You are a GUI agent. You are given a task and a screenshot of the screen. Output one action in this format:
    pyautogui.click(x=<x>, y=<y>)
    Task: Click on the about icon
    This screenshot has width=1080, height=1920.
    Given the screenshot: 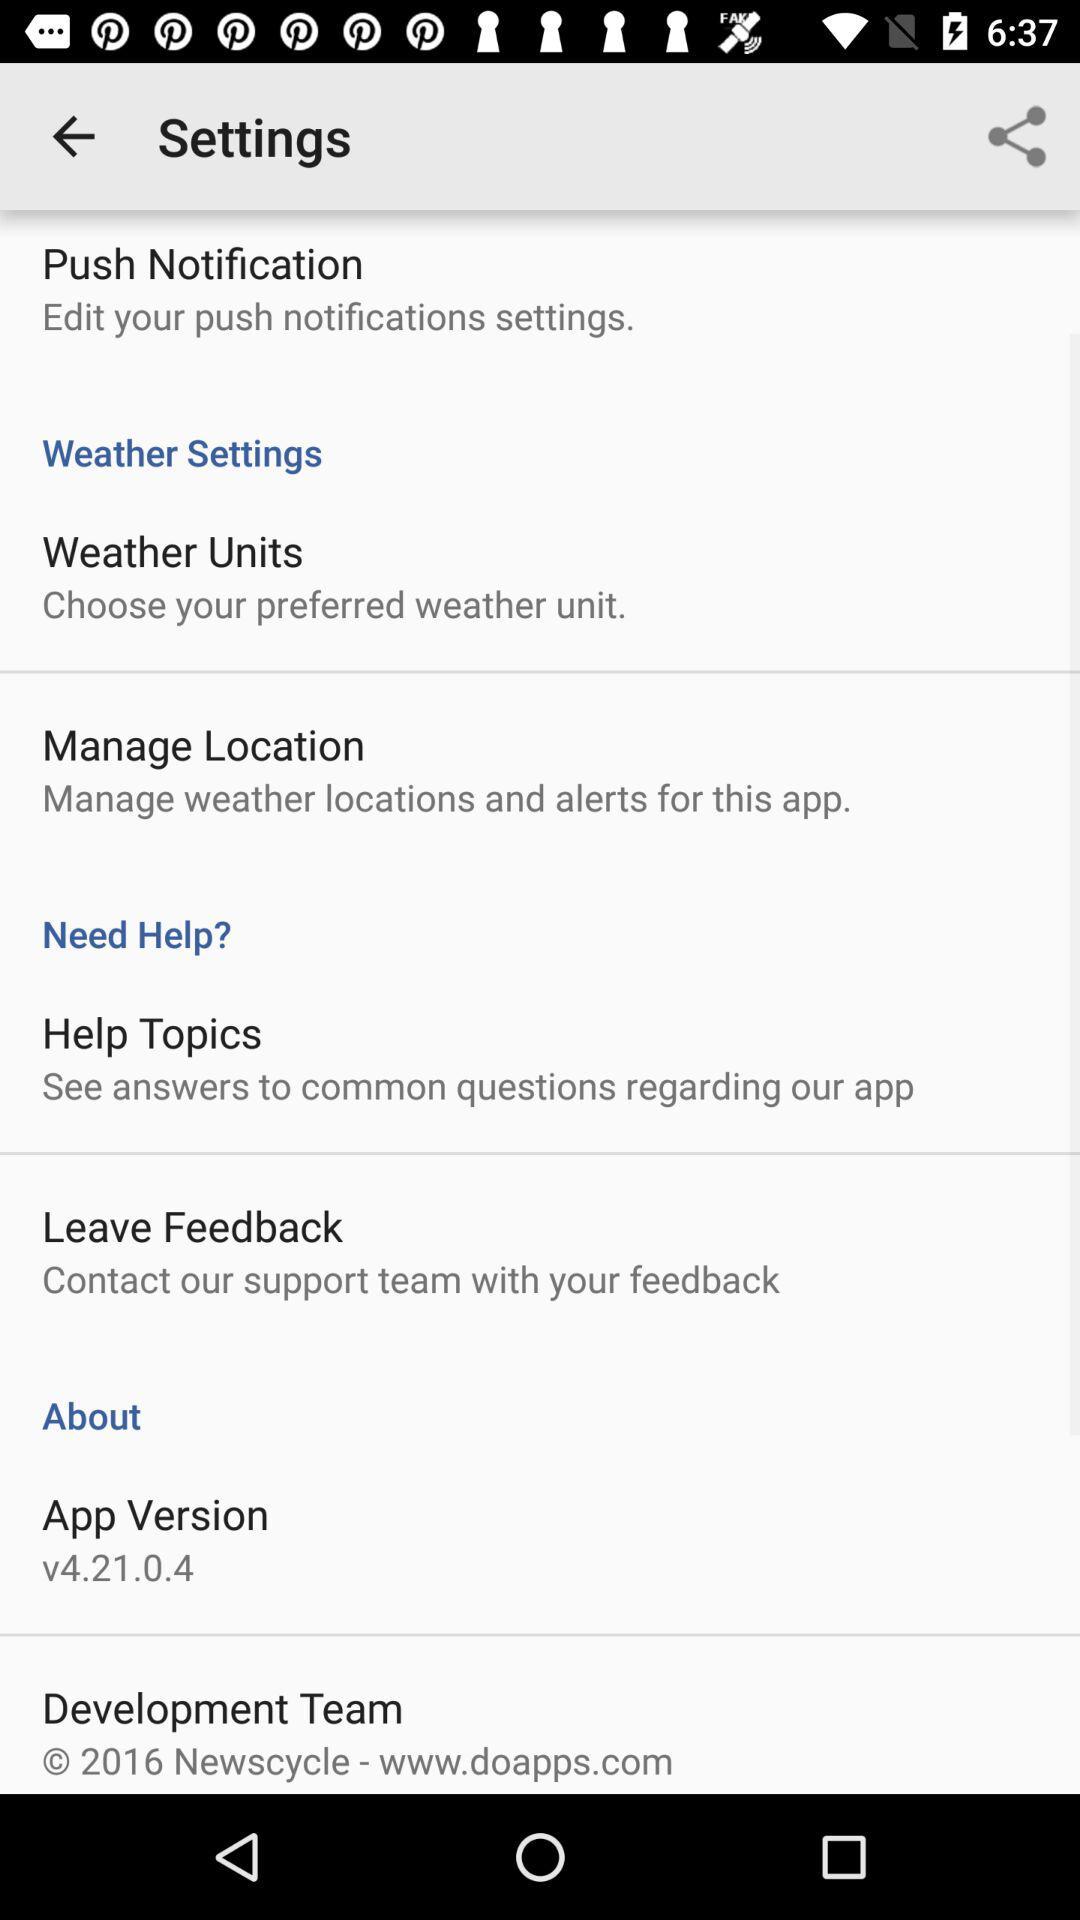 What is the action you would take?
    pyautogui.click(x=540, y=1393)
    